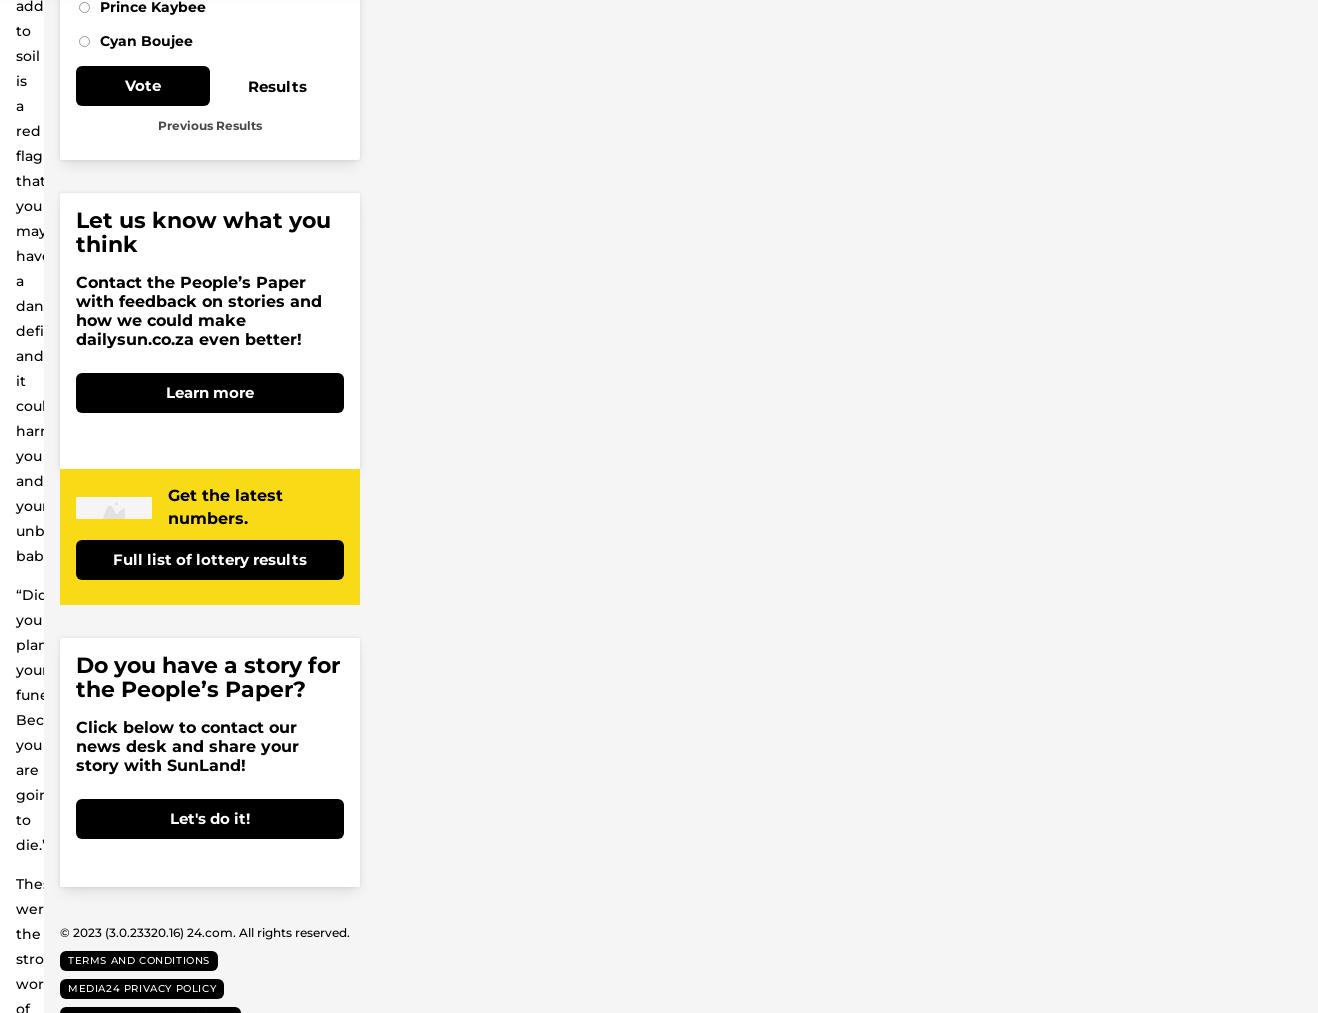  Describe the element at coordinates (206, 676) in the screenshot. I see `'Do you have a story for the People’s Paper?'` at that location.